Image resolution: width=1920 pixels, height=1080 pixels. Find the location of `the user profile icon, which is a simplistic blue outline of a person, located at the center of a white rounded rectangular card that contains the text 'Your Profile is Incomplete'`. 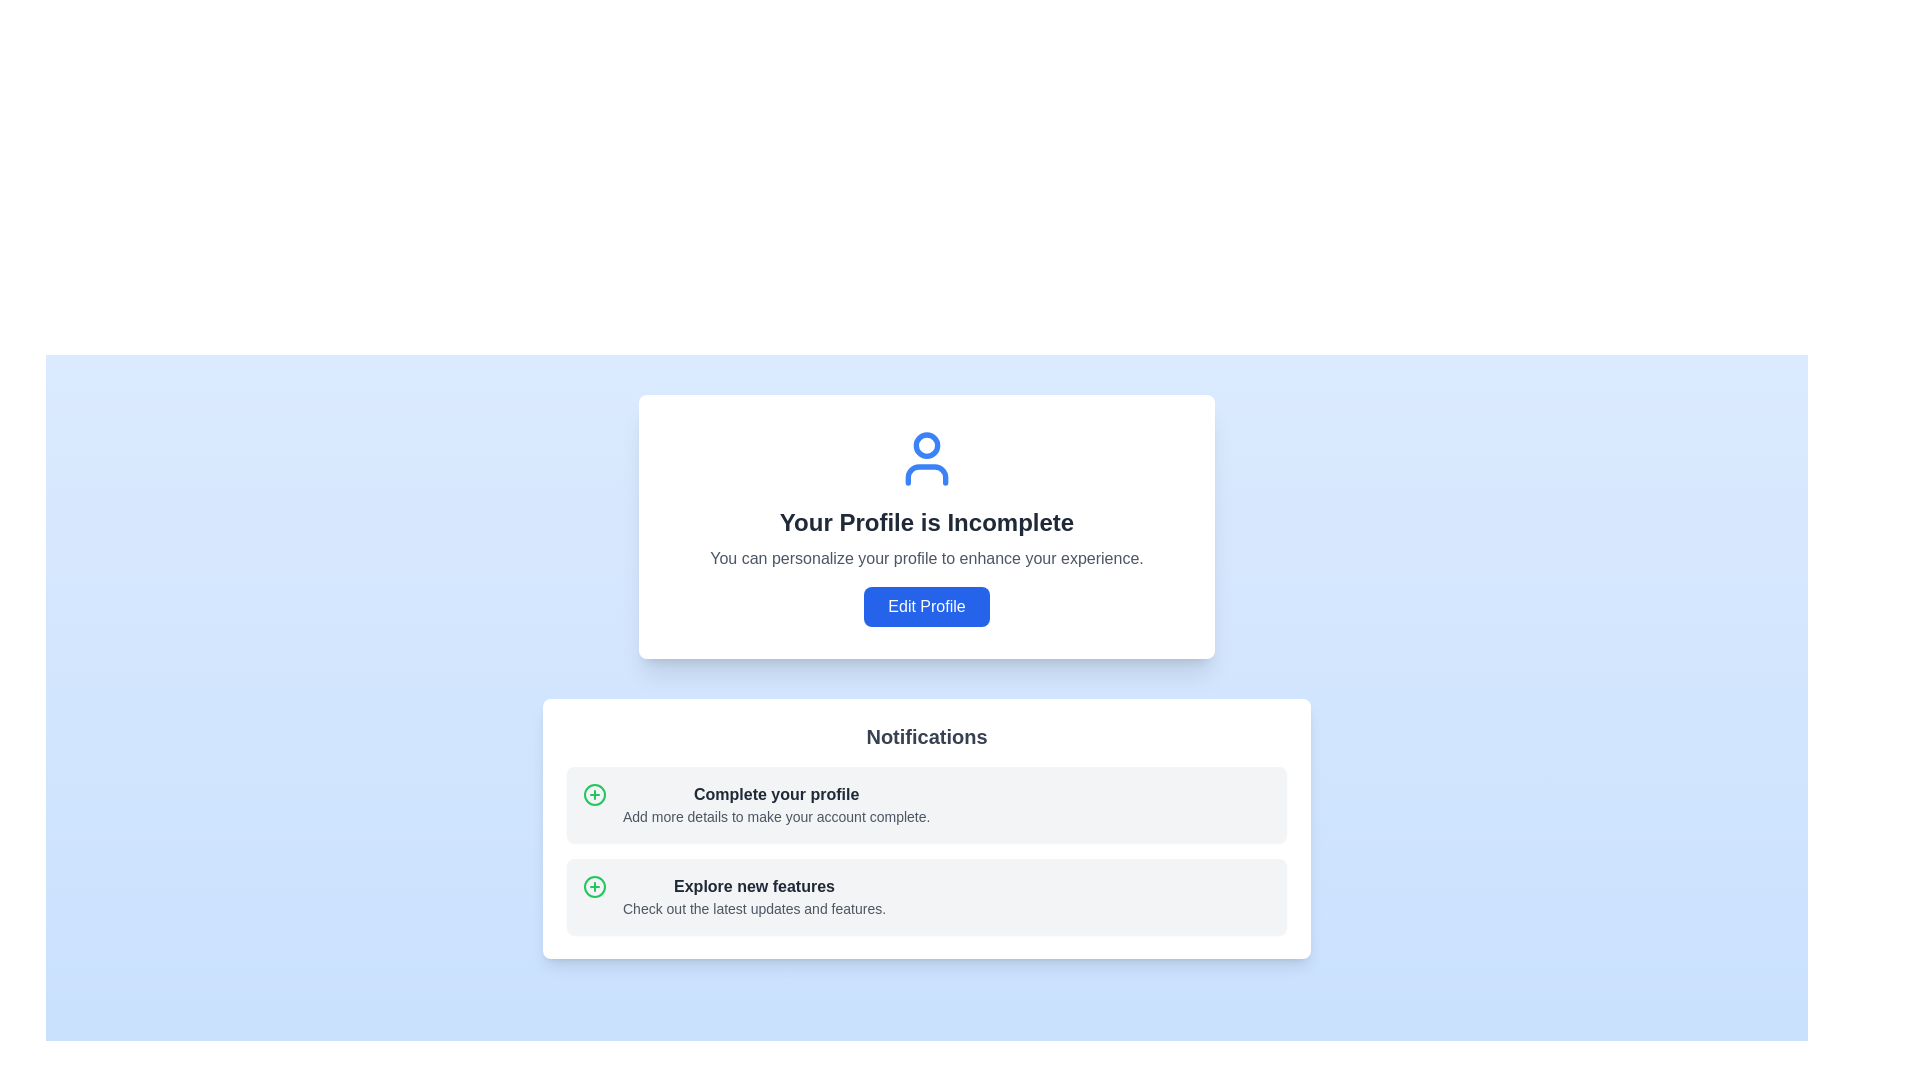

the user profile icon, which is a simplistic blue outline of a person, located at the center of a white rounded rectangular card that contains the text 'Your Profile is Incomplete' is located at coordinates (925, 459).